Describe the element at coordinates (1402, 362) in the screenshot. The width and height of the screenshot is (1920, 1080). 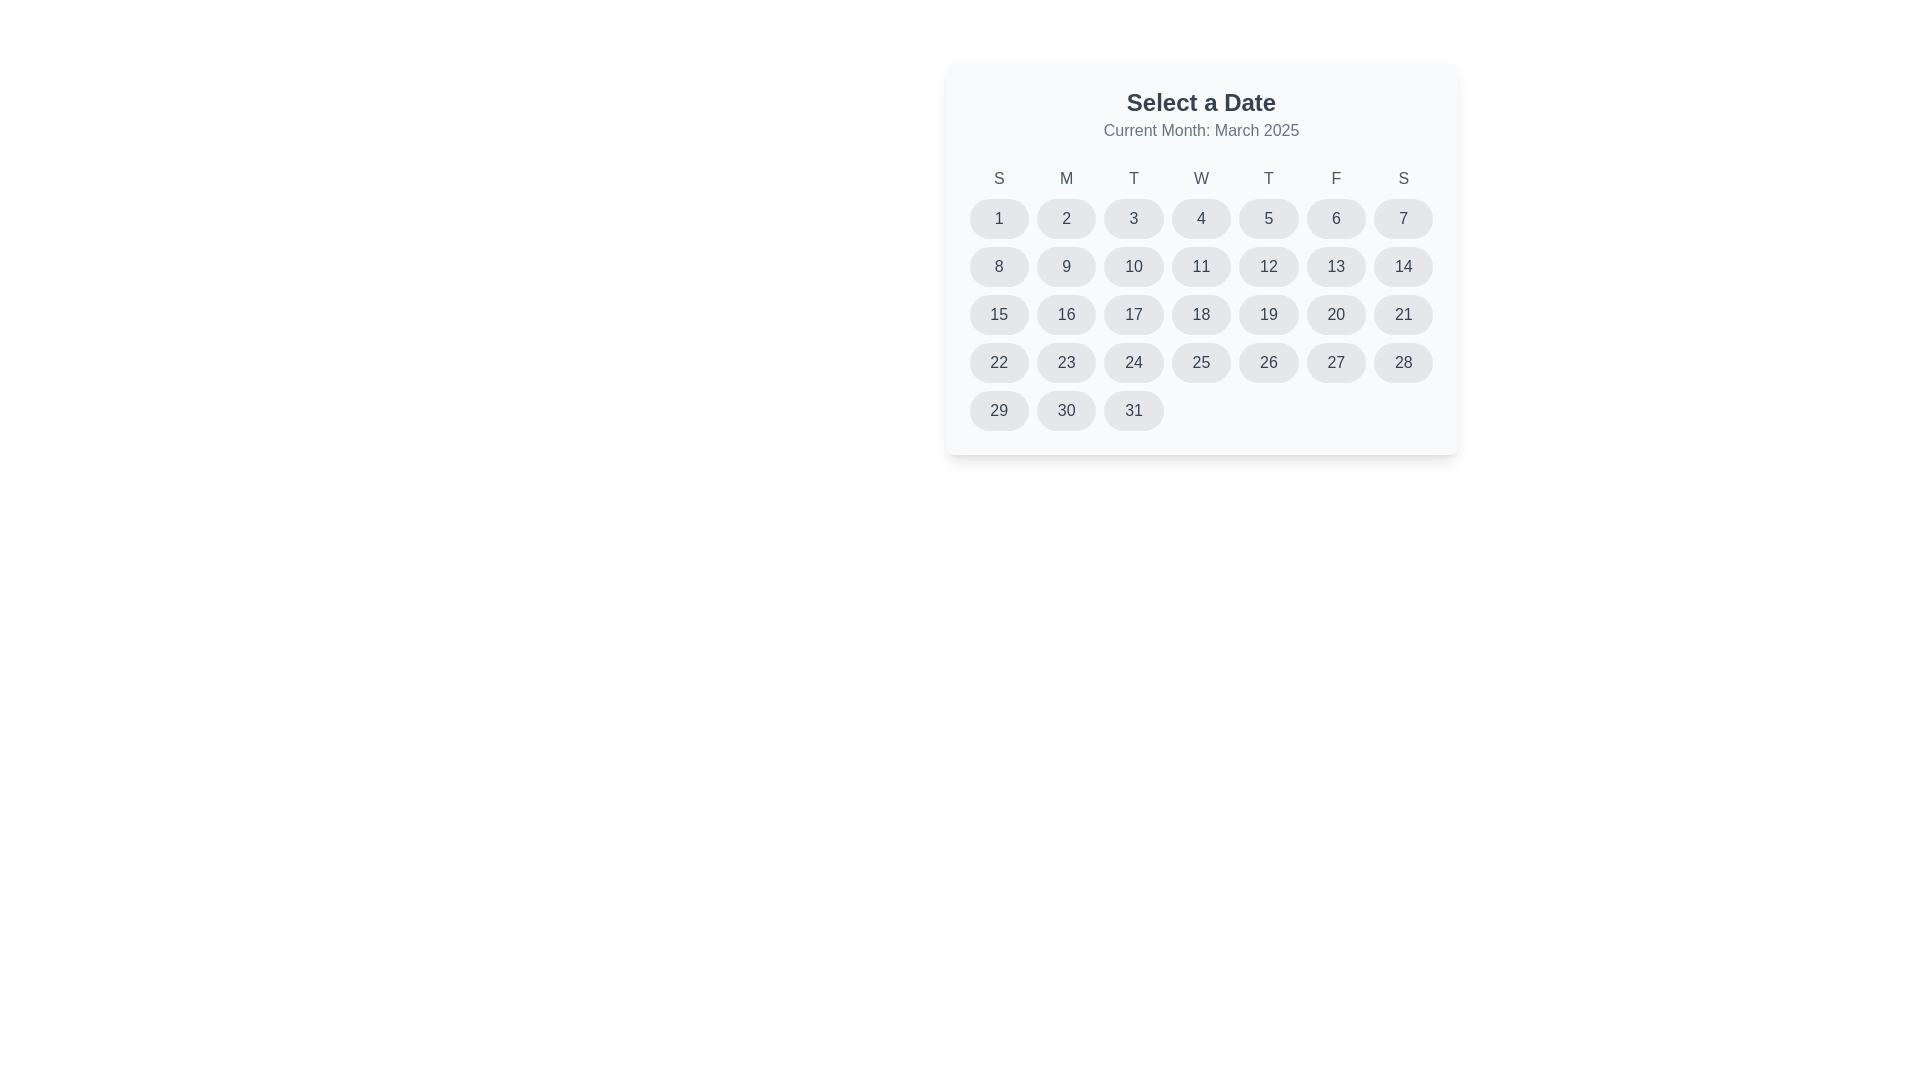
I see `the circular button displaying the number '28' in the calendar interface` at that location.